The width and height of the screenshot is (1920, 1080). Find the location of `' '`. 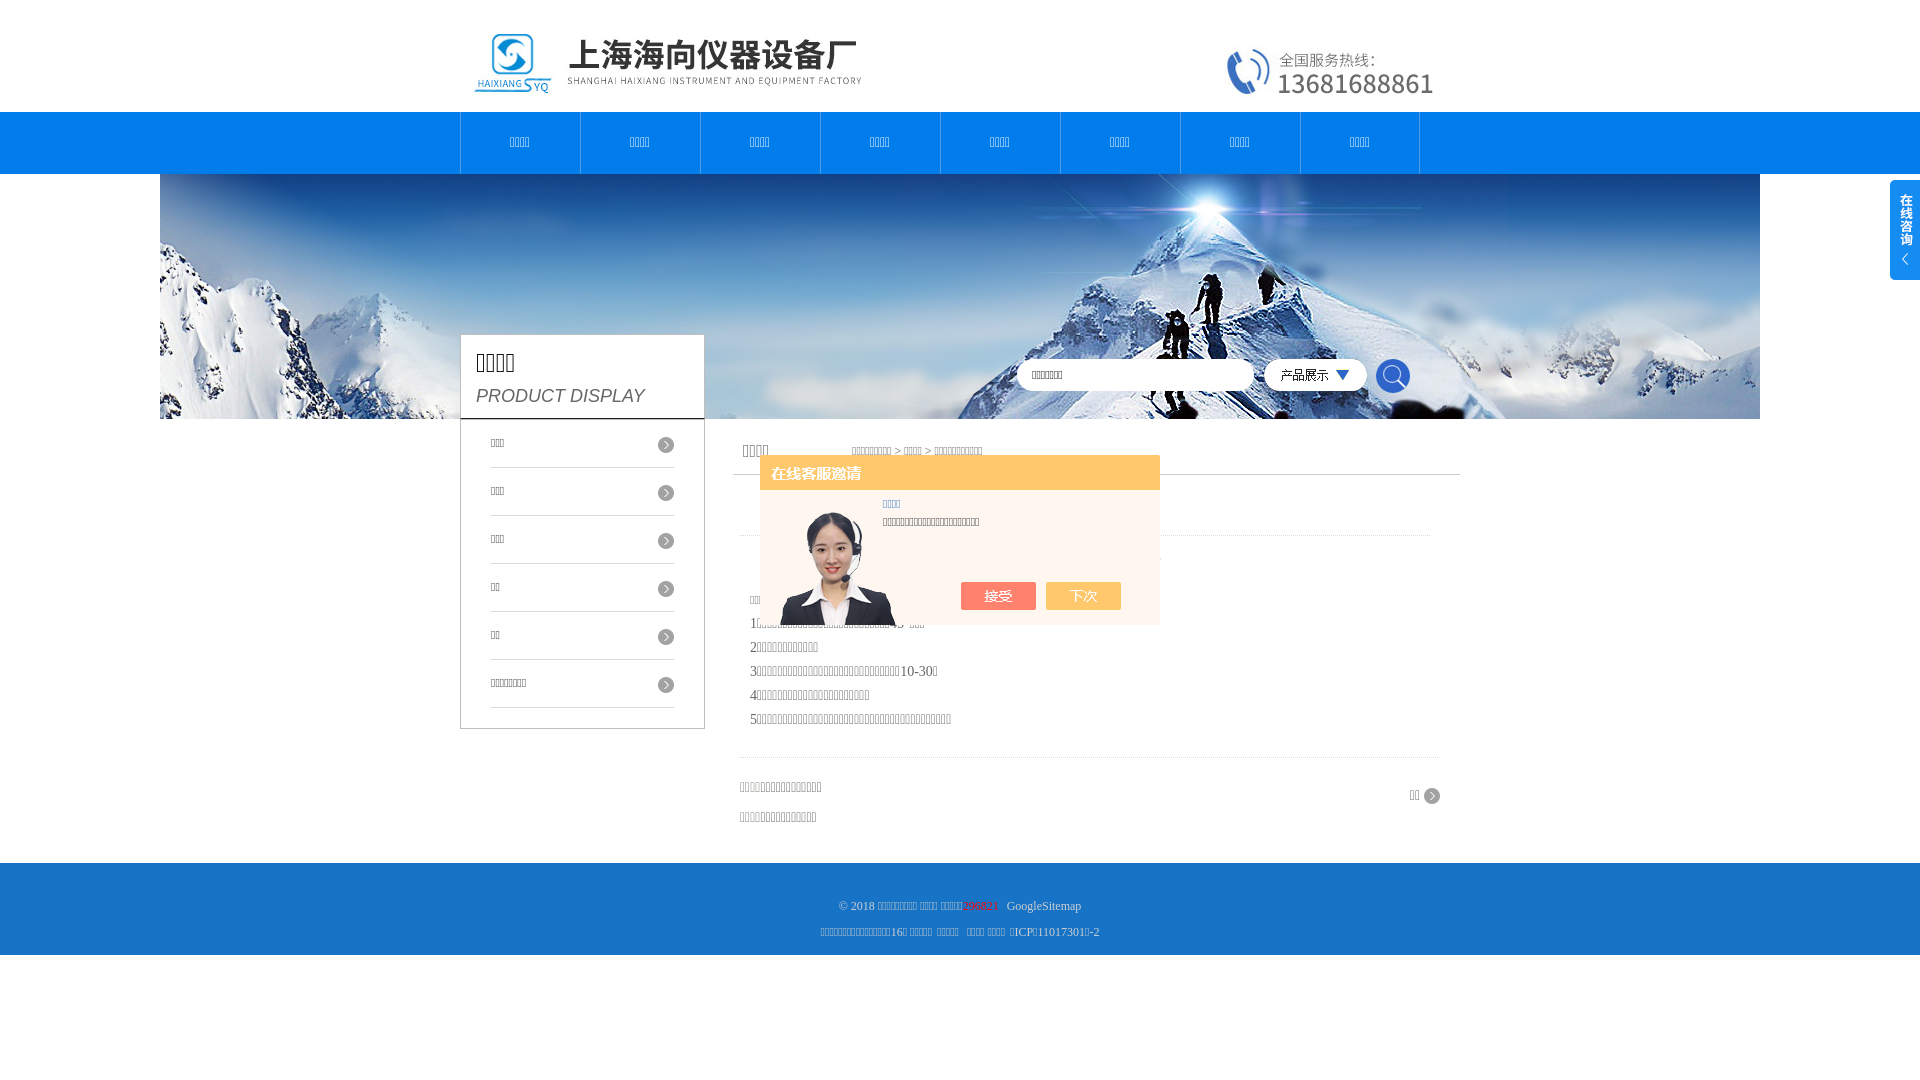

' ' is located at coordinates (1391, 375).